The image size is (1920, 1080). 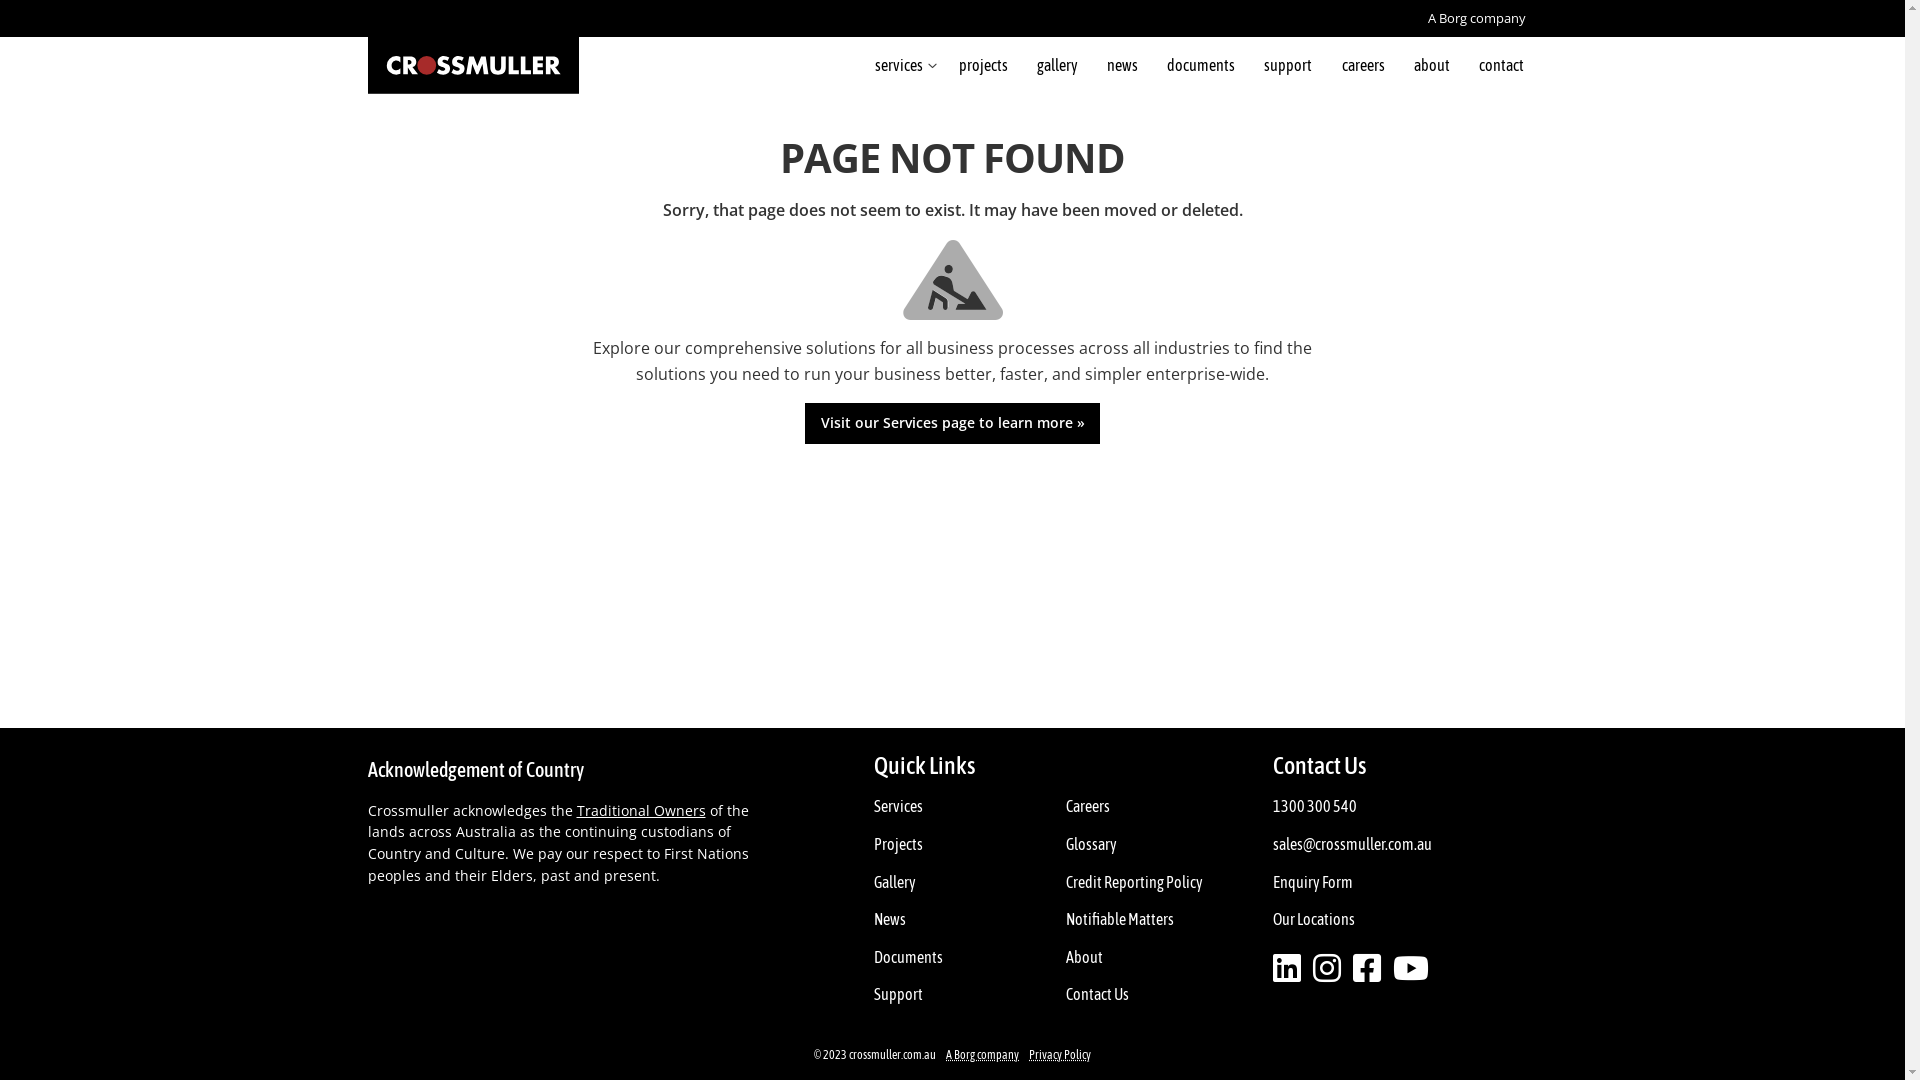 What do you see at coordinates (1314, 920) in the screenshot?
I see `'Our Locations'` at bounding box center [1314, 920].